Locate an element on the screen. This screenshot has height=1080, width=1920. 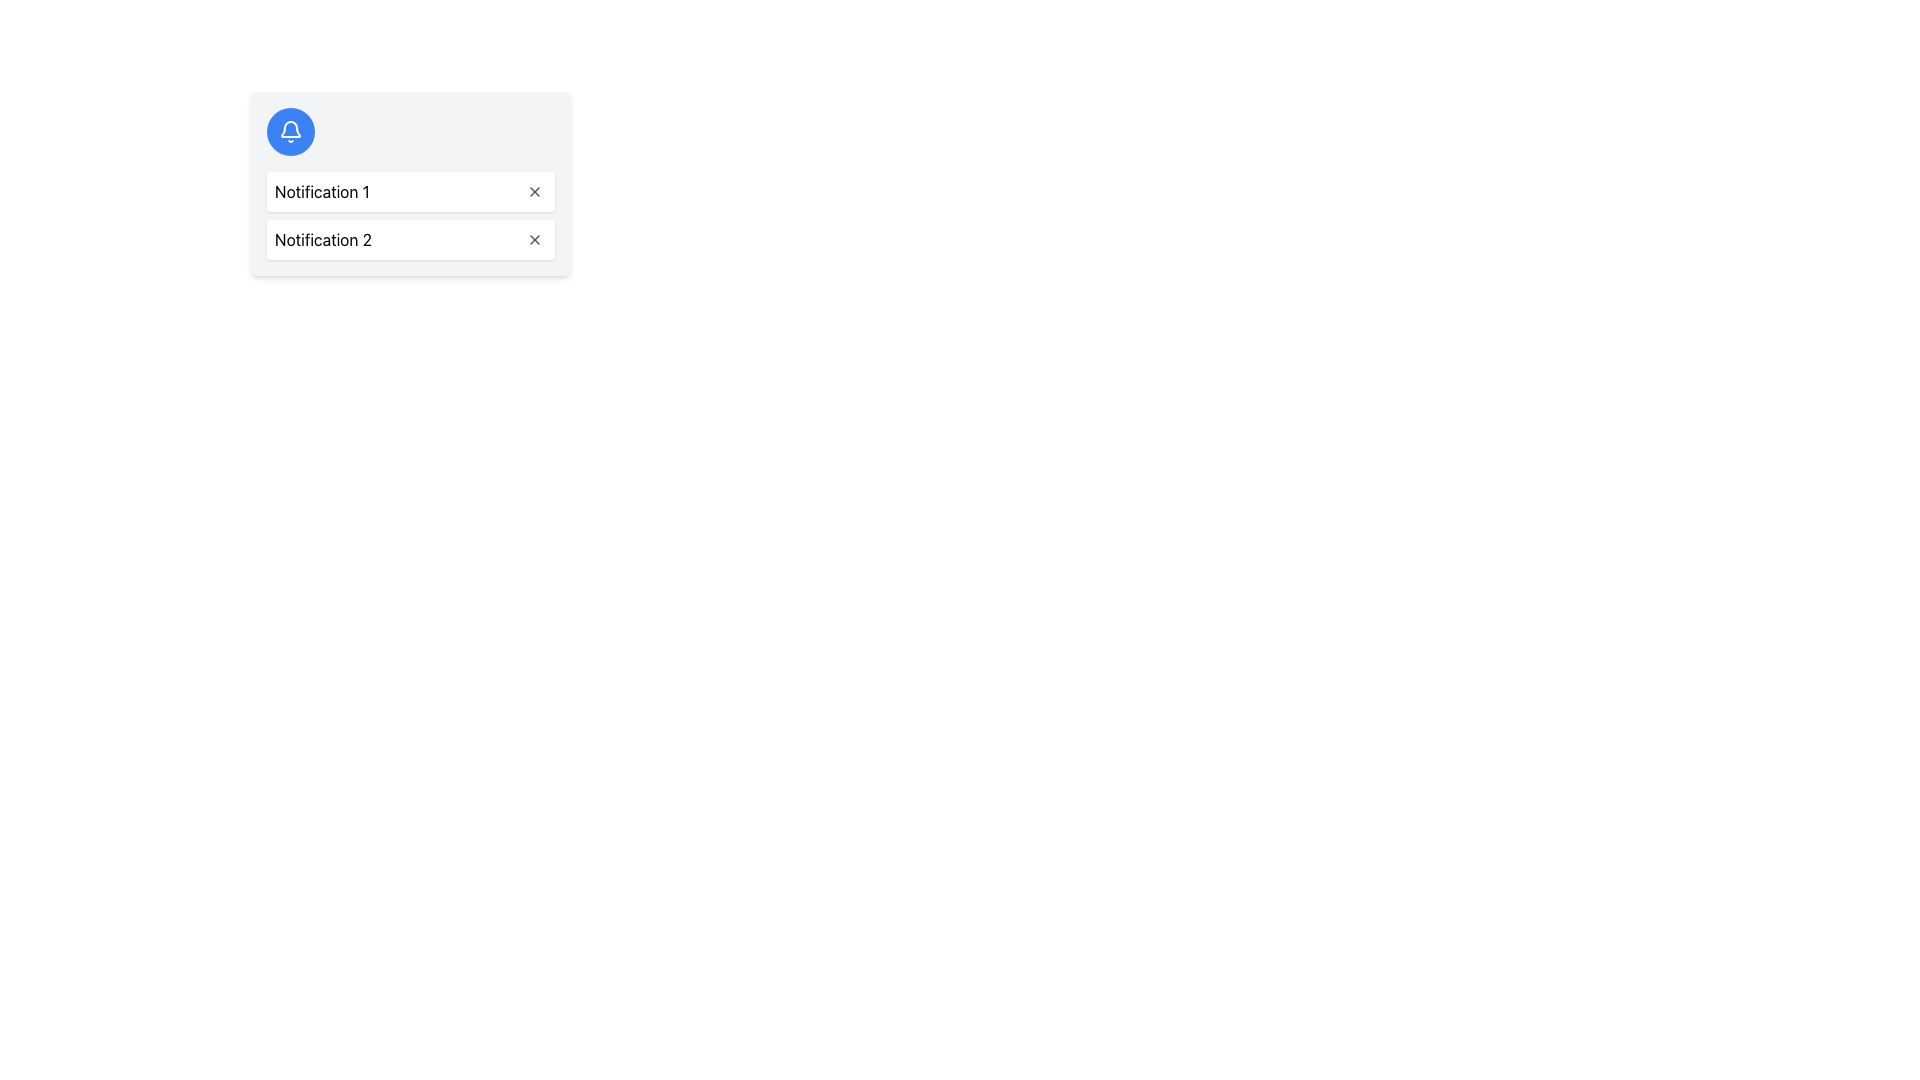
text content of the label displaying 'Notification 2', which is located in the lower section of the notification area beneath 'Notification 1' is located at coordinates (323, 238).